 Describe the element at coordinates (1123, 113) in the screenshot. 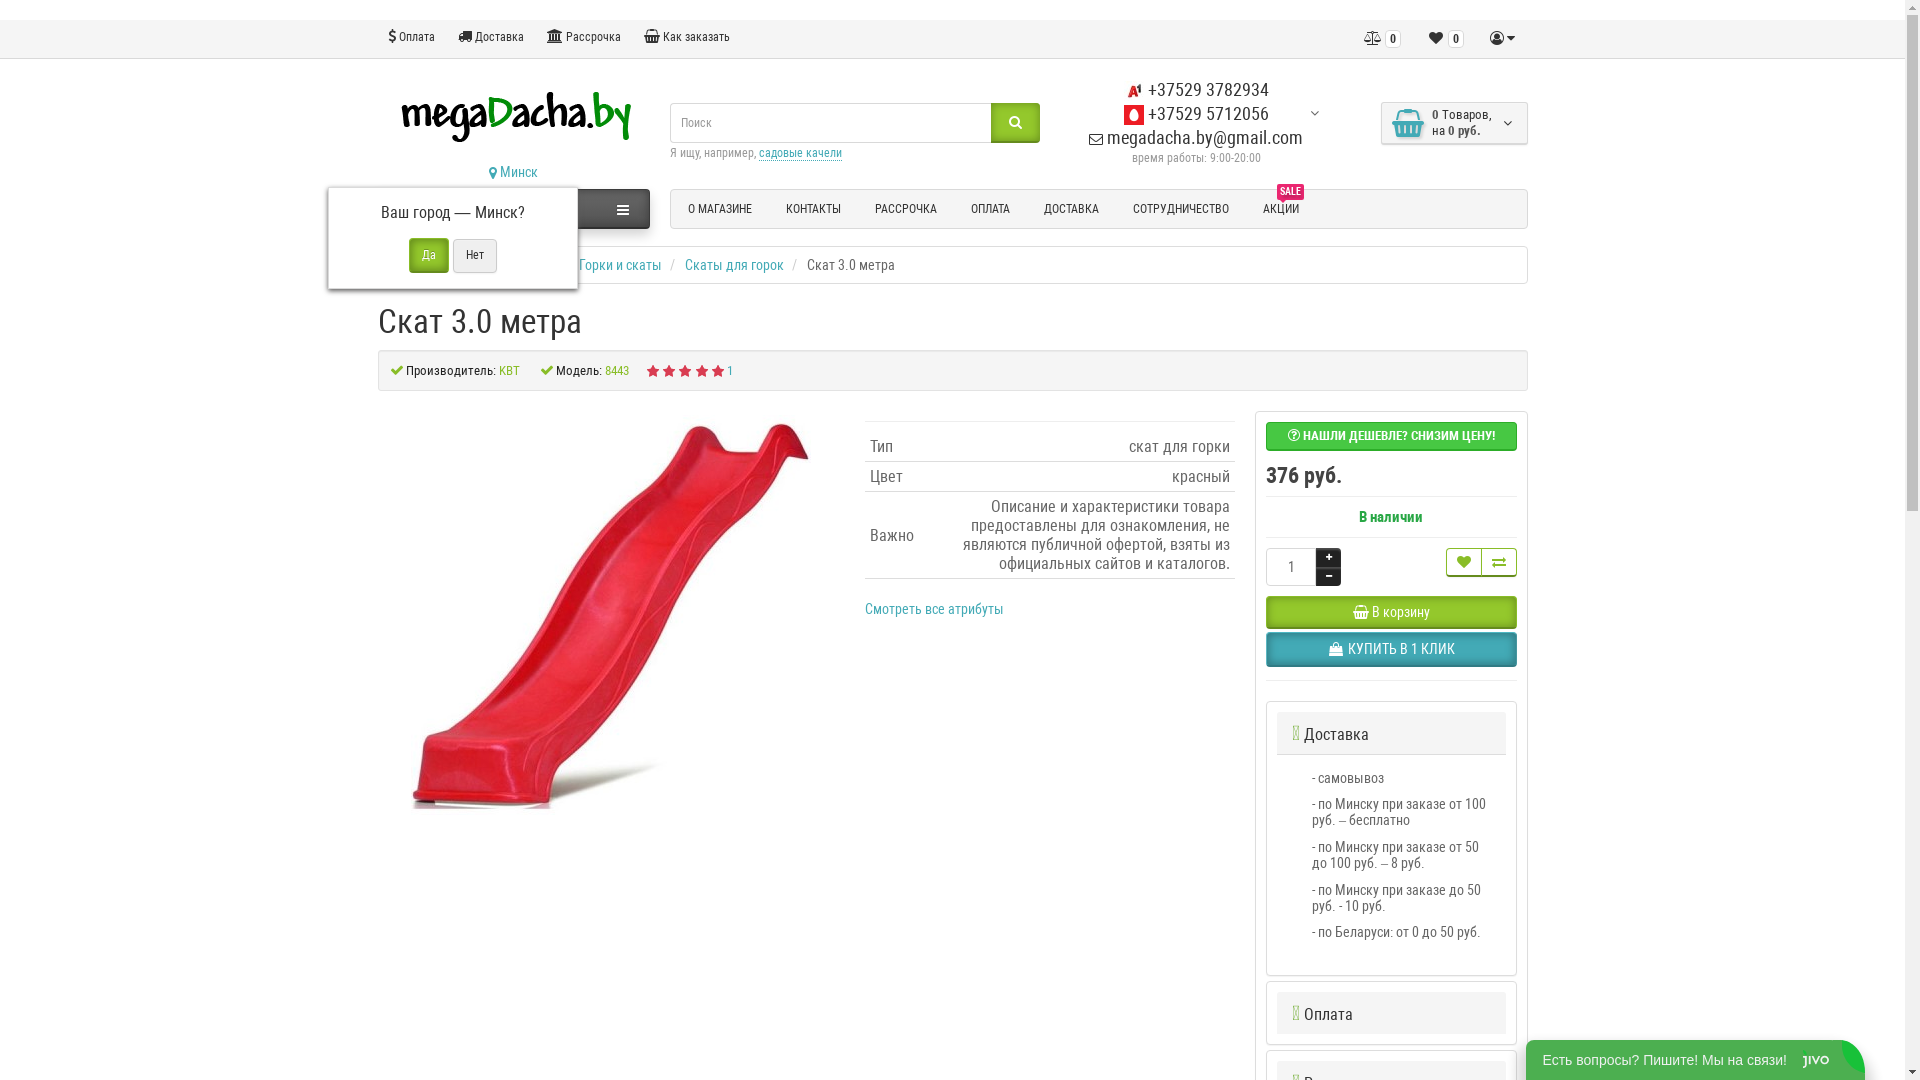

I see `'+37529 5712056'` at that location.